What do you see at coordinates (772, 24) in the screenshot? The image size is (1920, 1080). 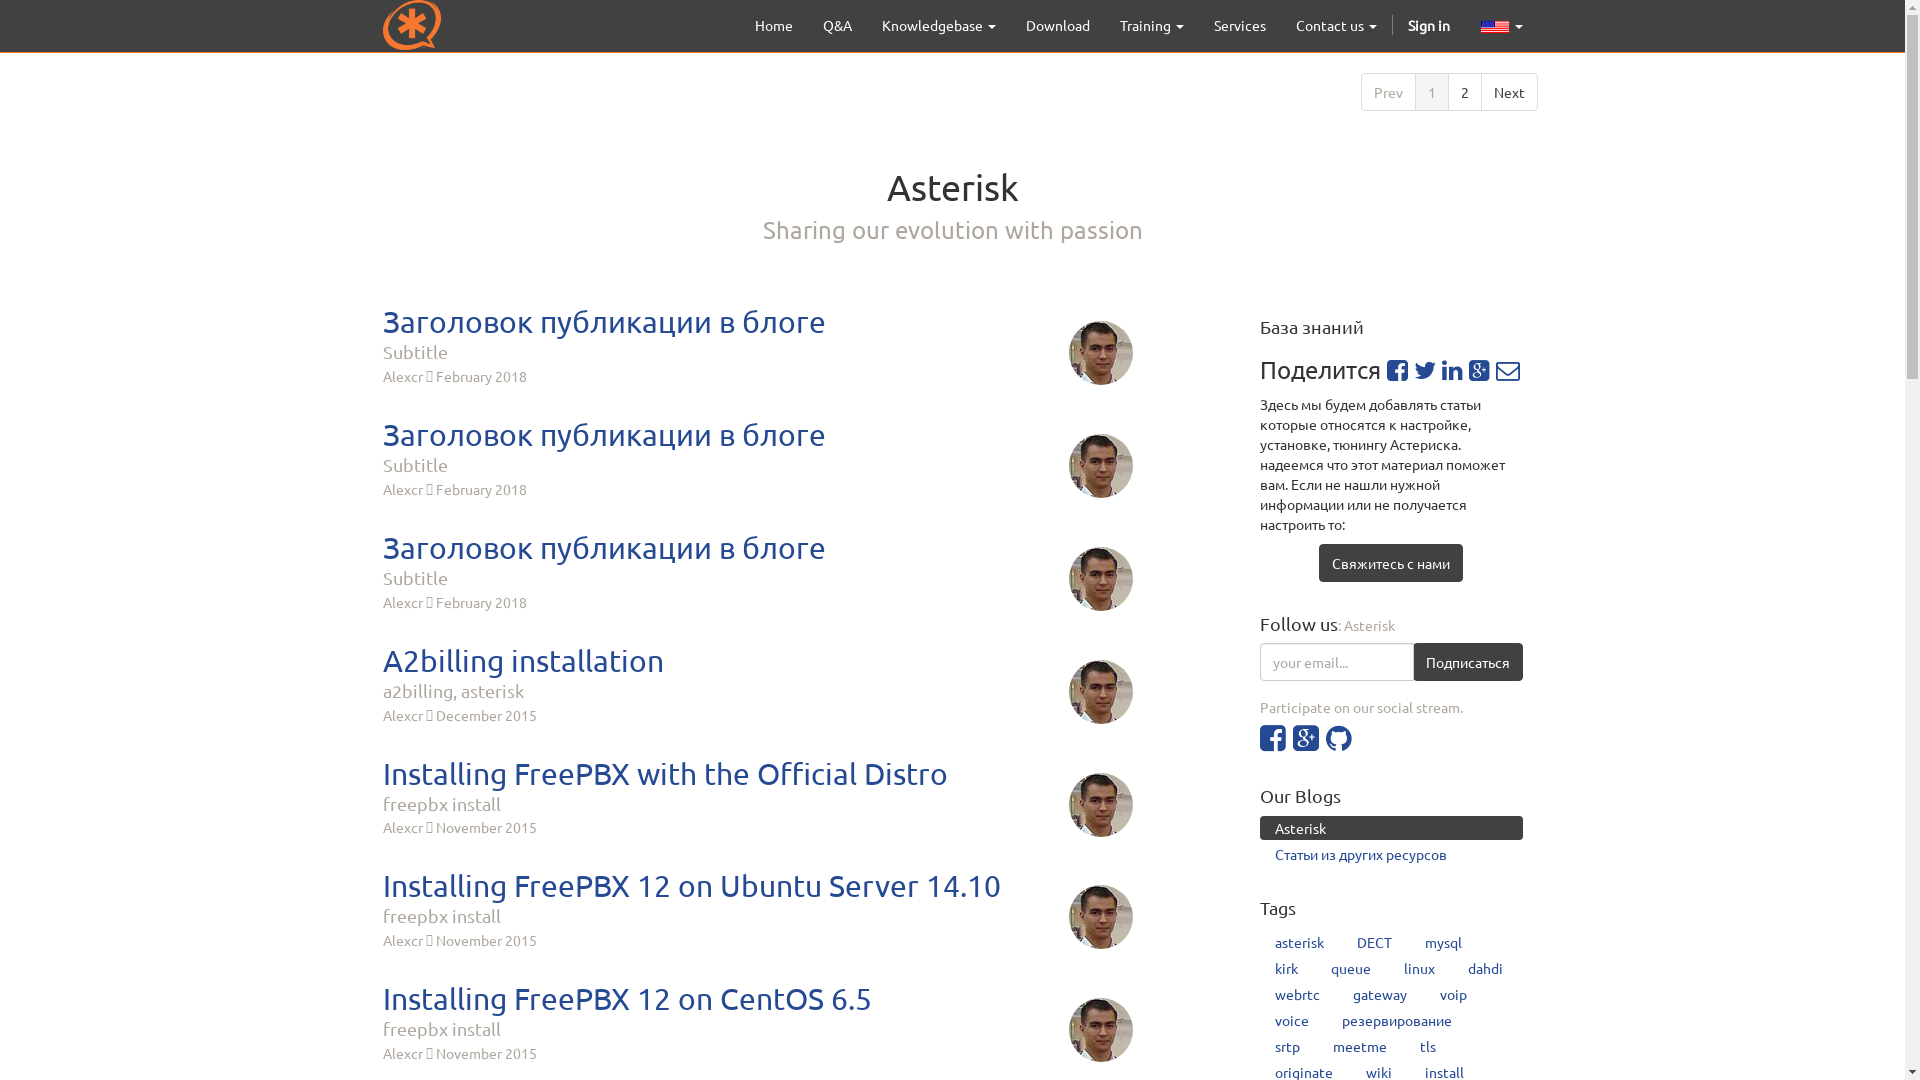 I see `'Home'` at bounding box center [772, 24].